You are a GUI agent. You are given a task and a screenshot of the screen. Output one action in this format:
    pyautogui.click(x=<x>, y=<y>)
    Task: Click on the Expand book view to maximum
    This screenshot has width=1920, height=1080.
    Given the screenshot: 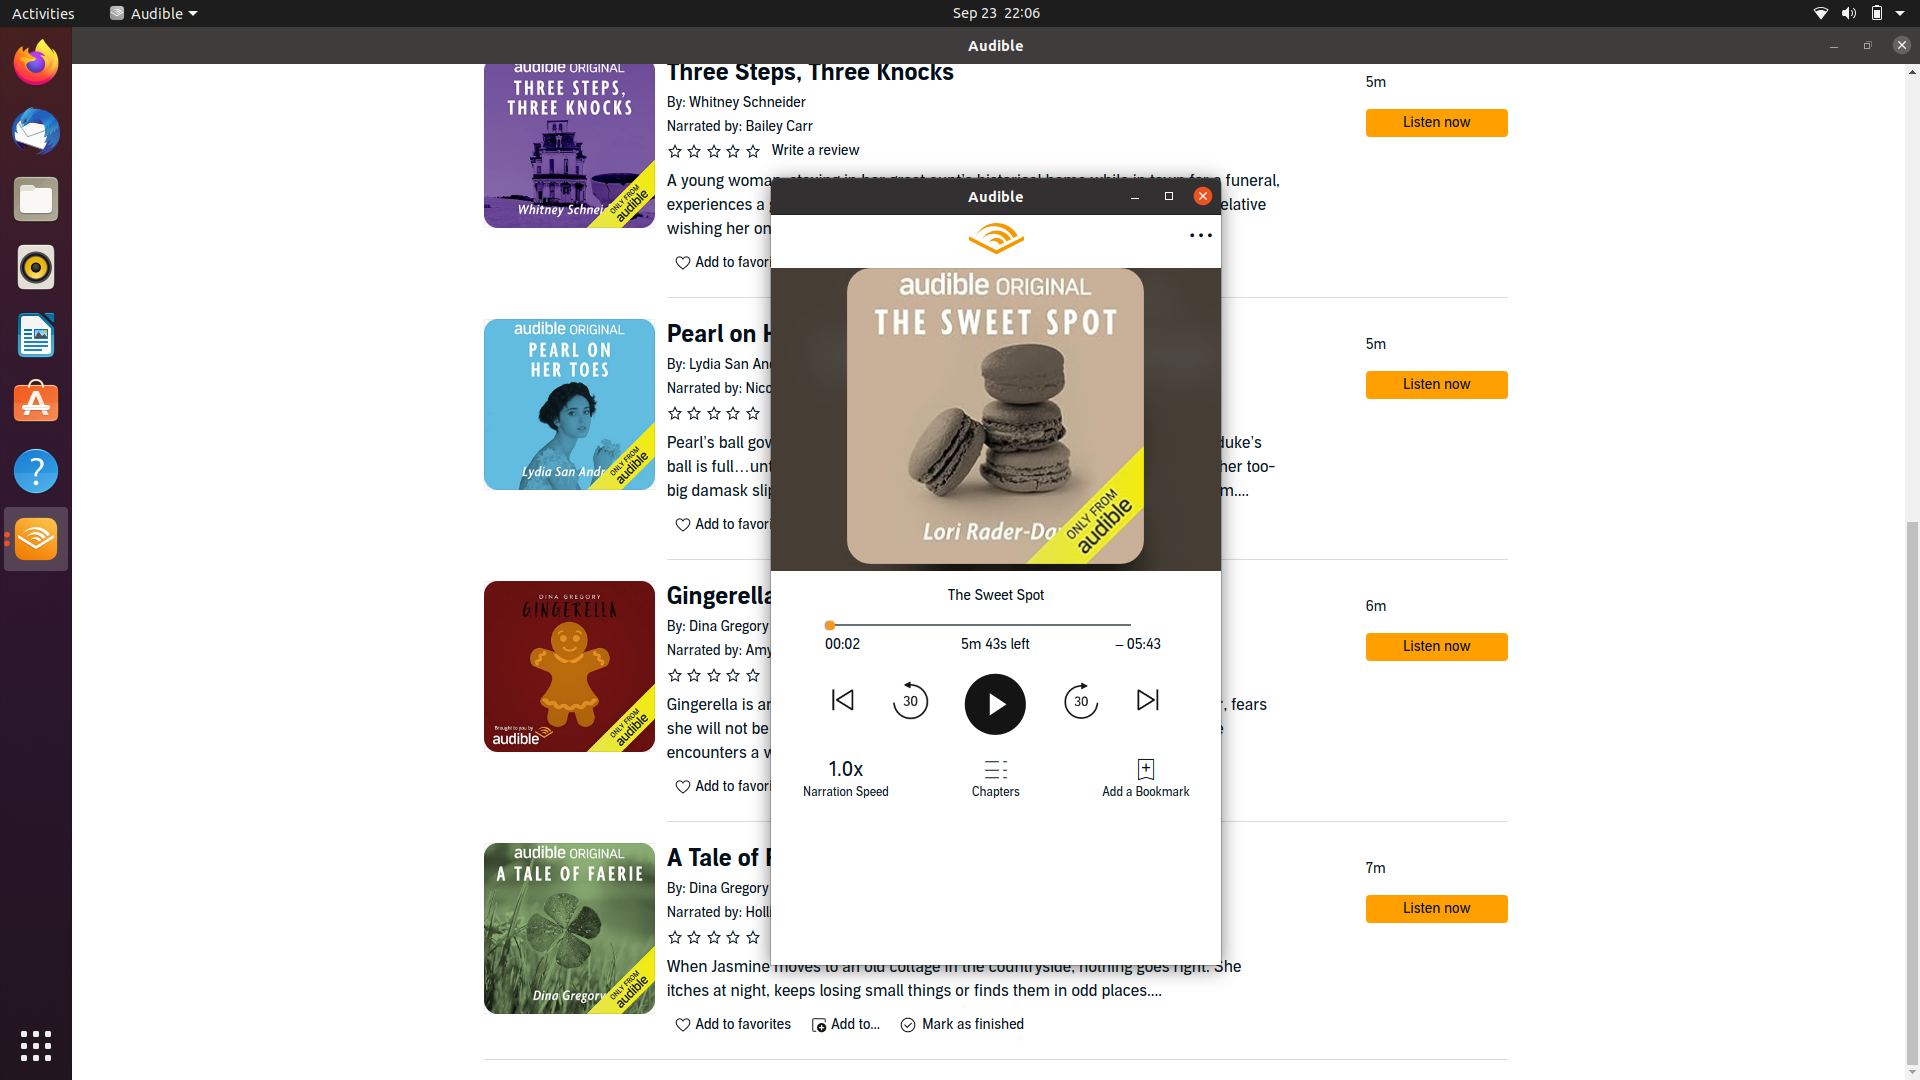 What is the action you would take?
    pyautogui.click(x=1136, y=196)
    